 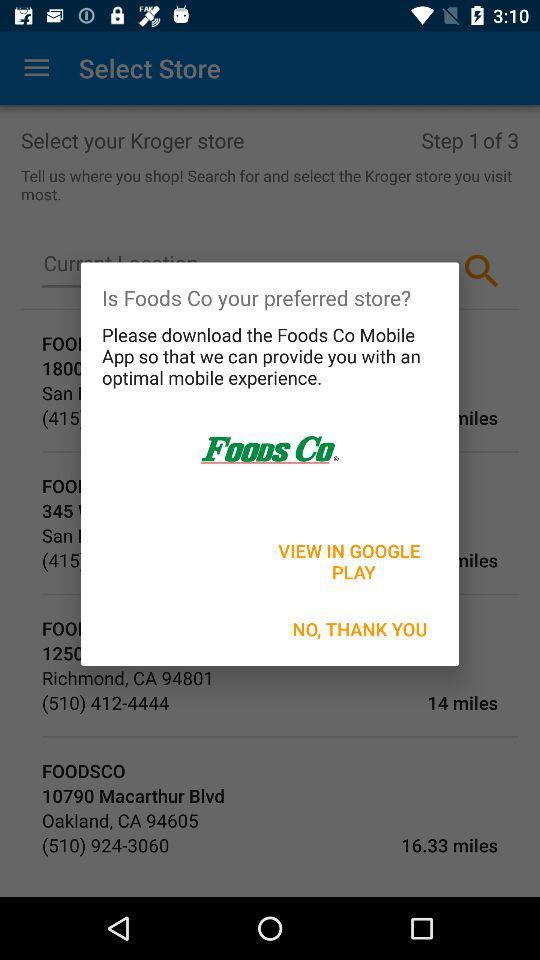 What do you see at coordinates (350, 561) in the screenshot?
I see `the view in google` at bounding box center [350, 561].